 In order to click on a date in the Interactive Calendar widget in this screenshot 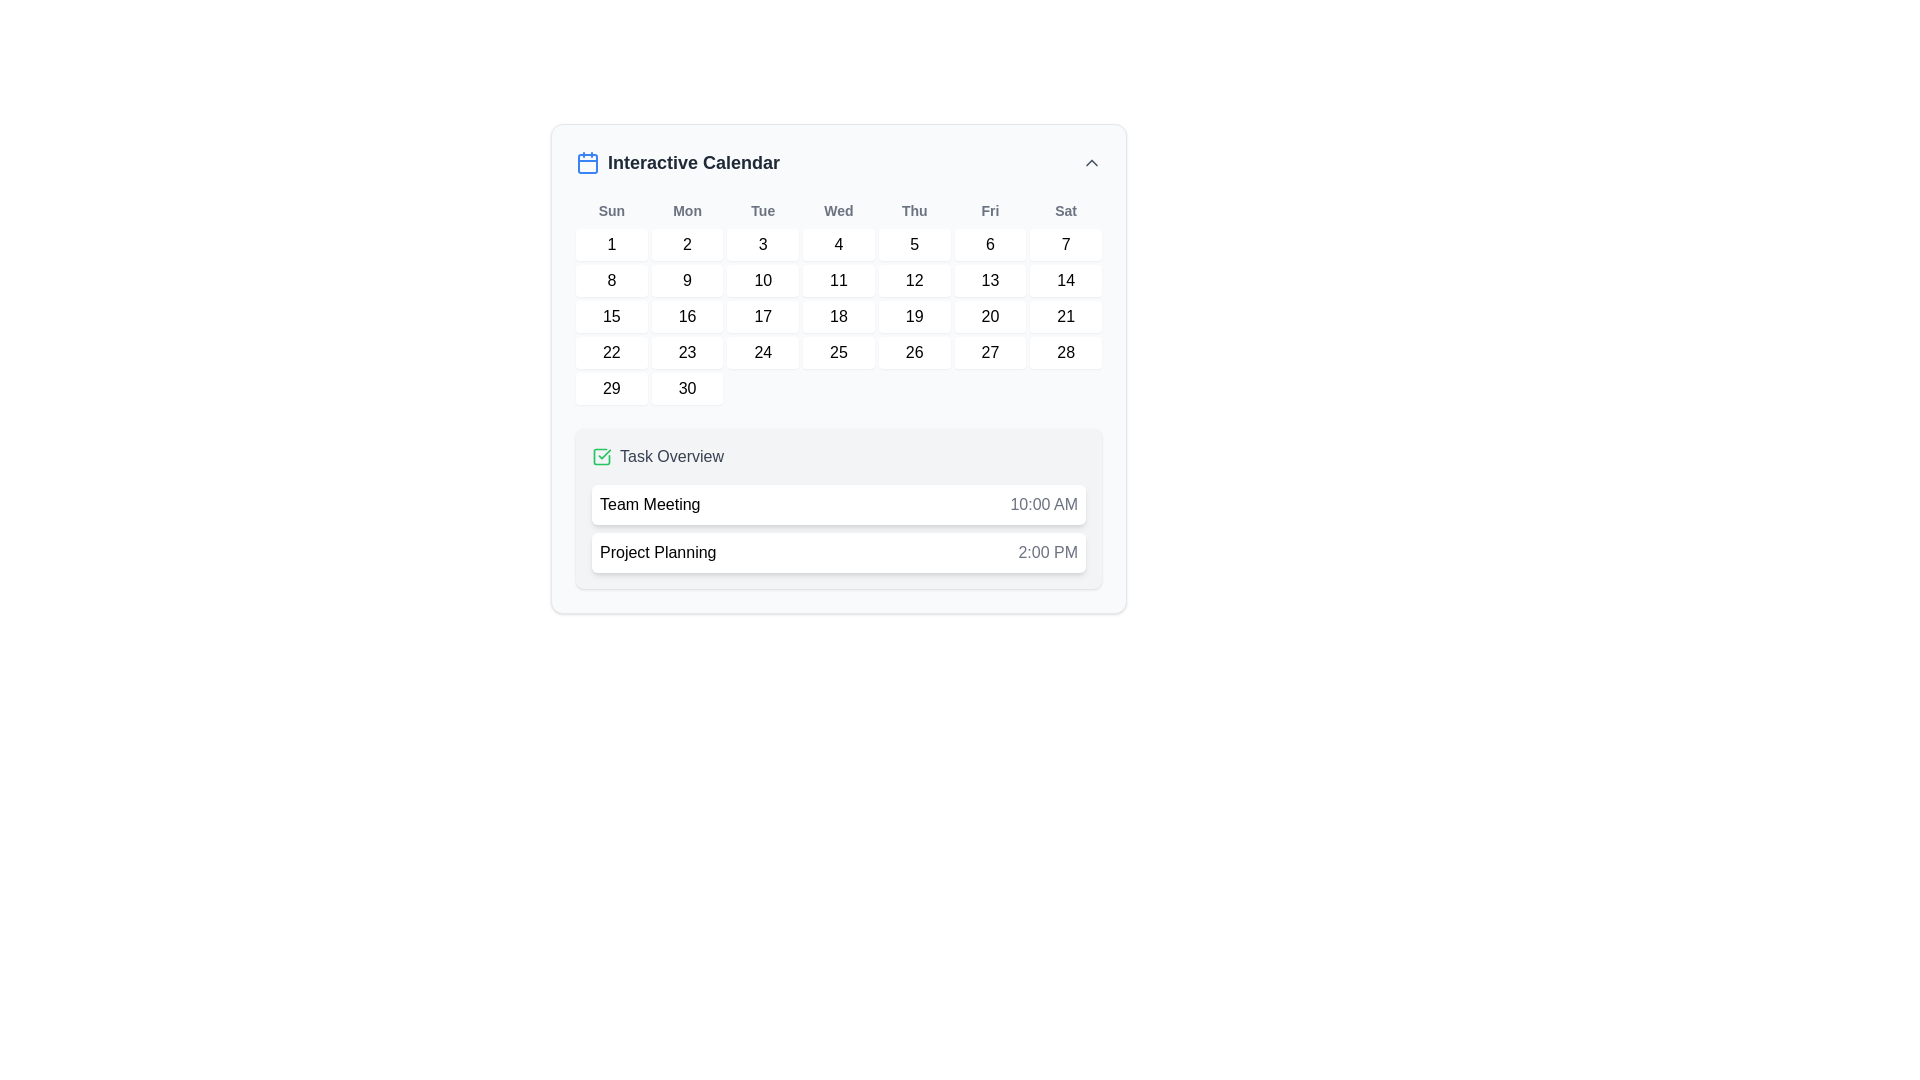, I will do `click(839, 369)`.